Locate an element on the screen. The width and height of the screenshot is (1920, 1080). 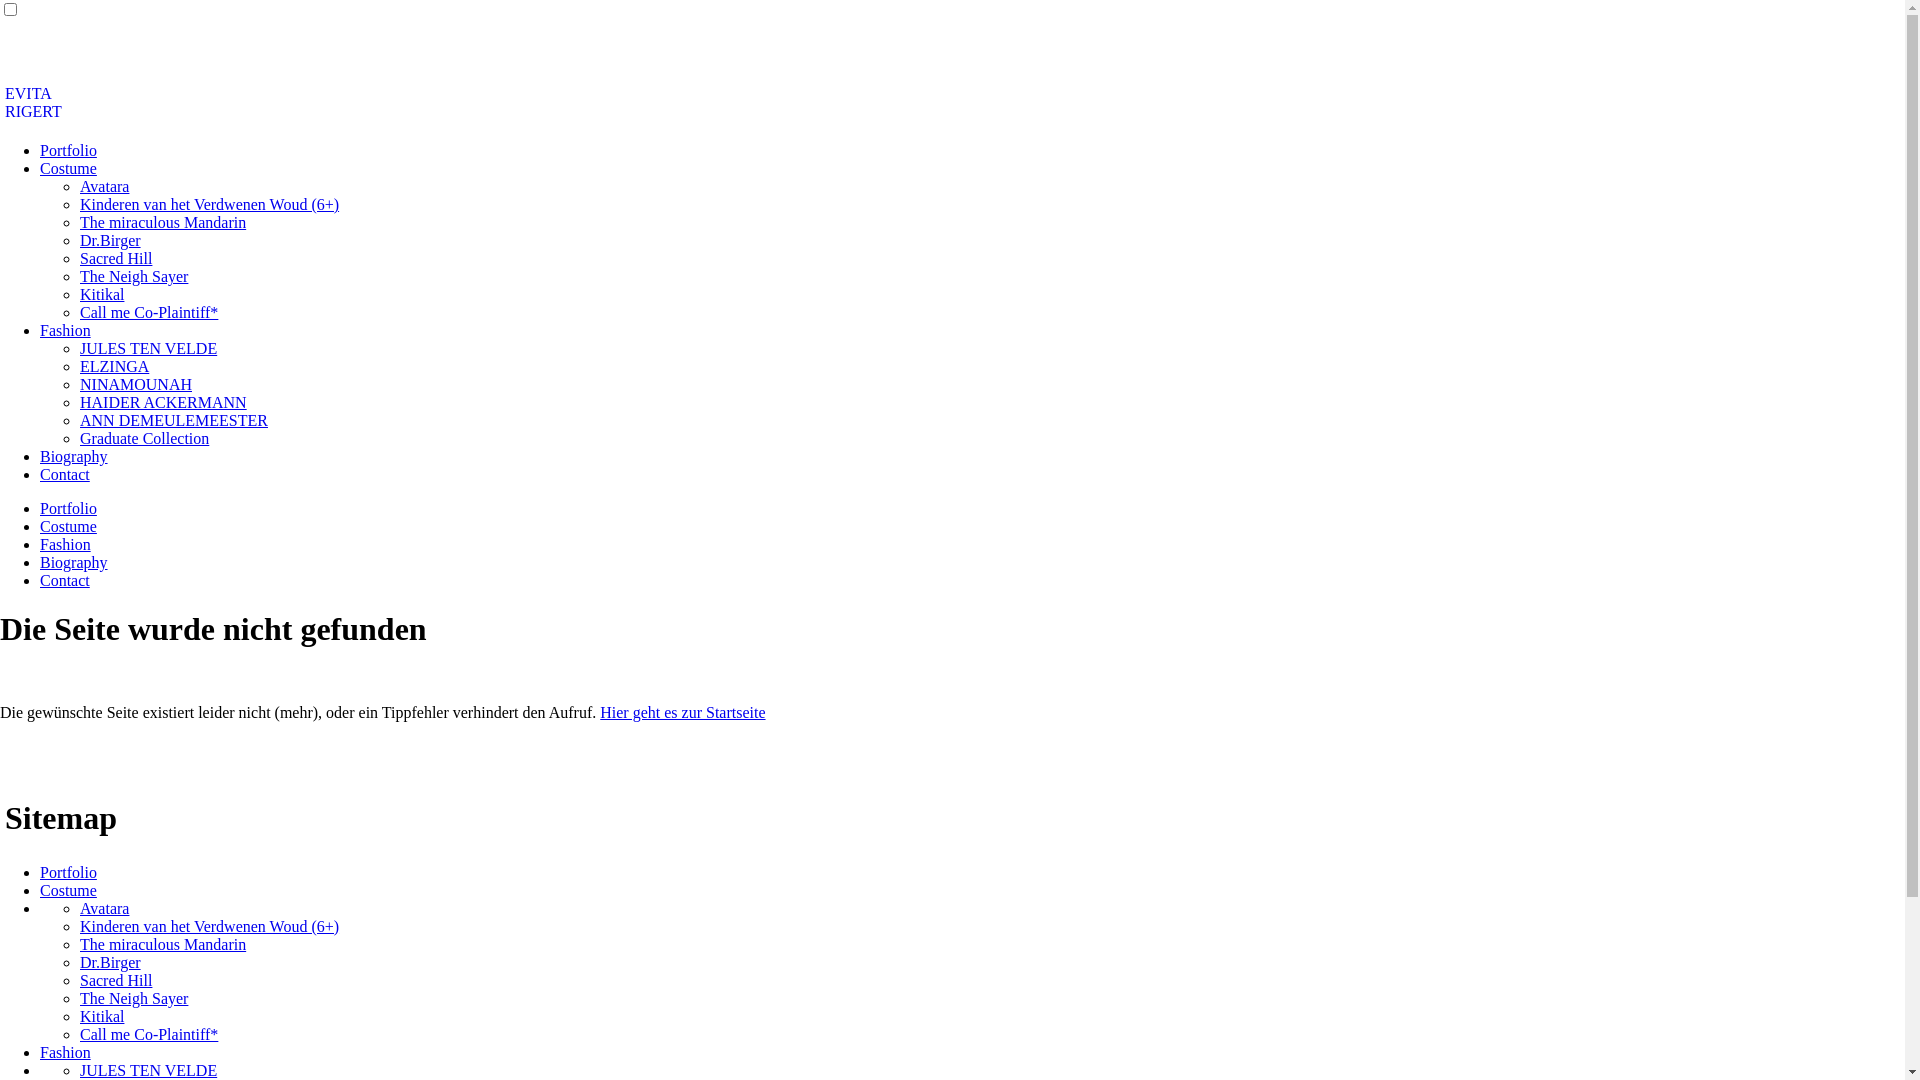
'The miraculous Mandarin' is located at coordinates (163, 944).